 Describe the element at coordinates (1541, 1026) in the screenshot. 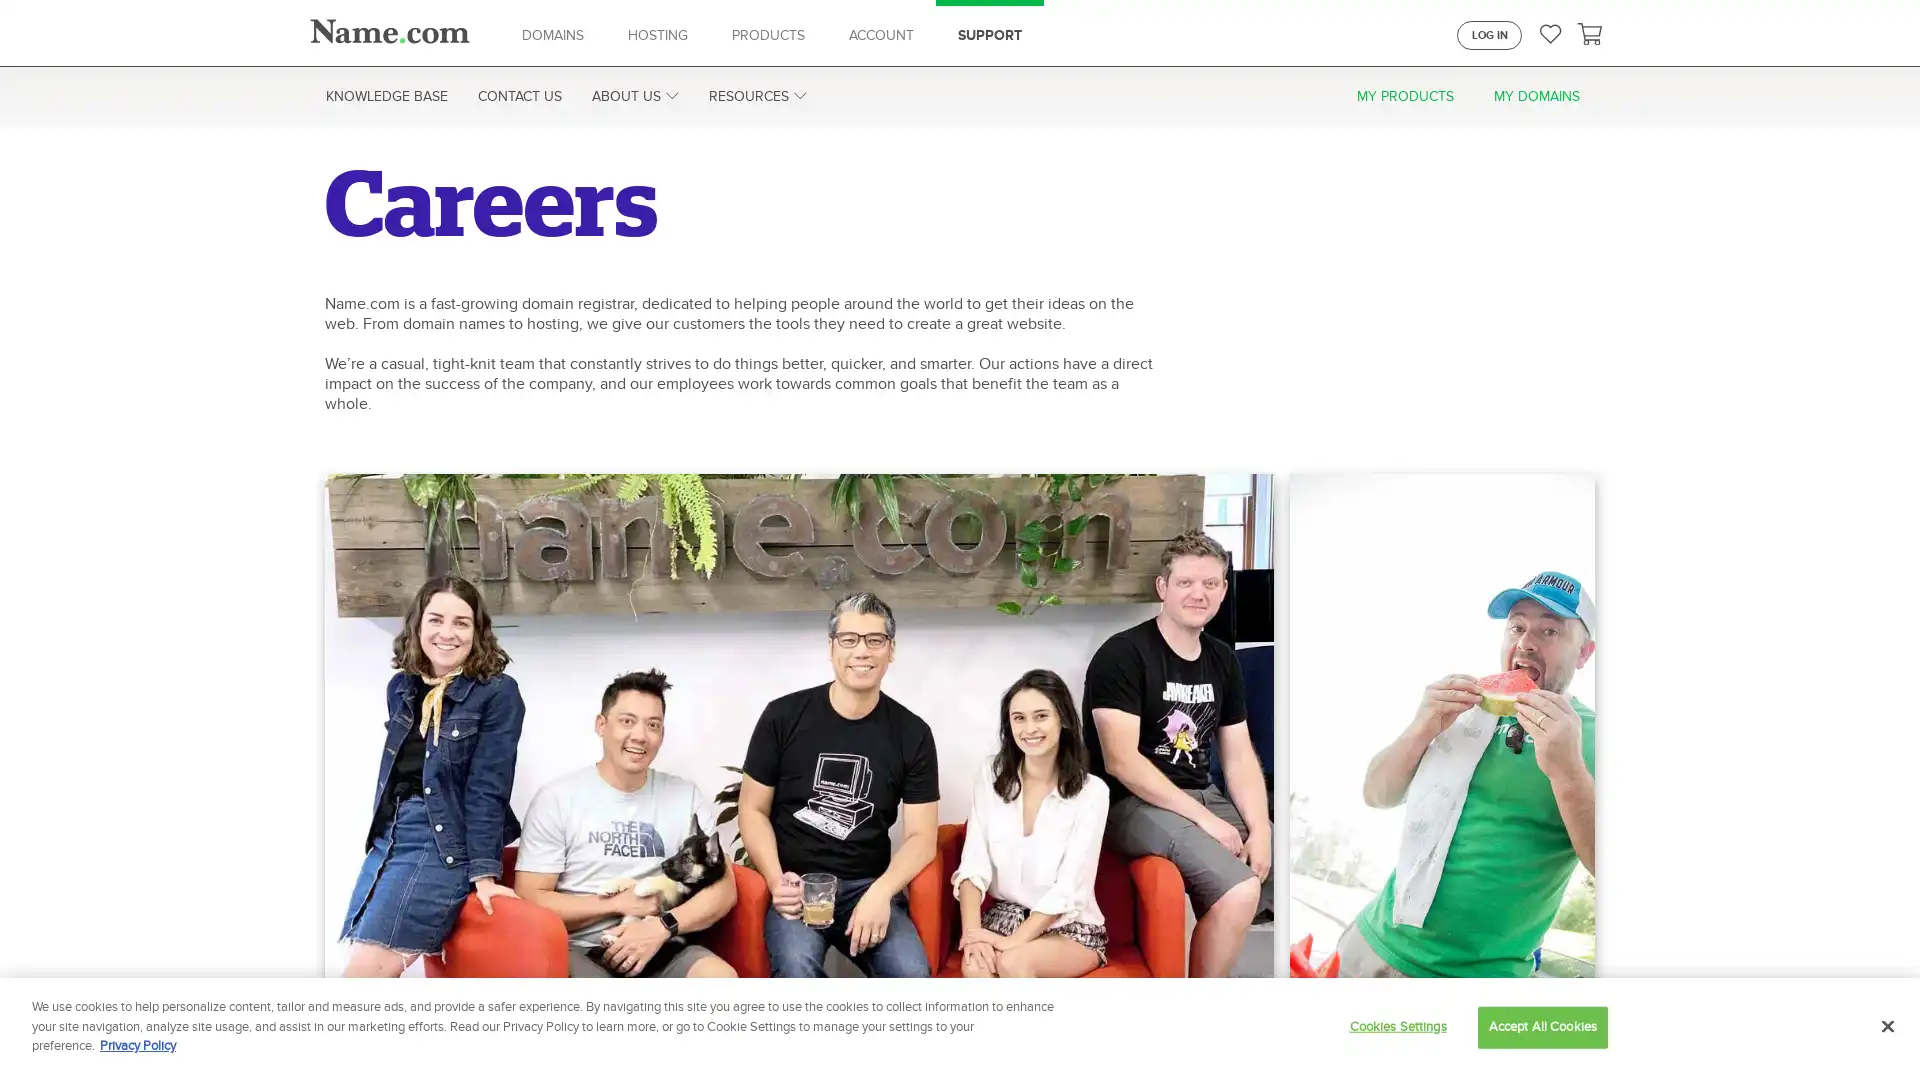

I see `Accept All Cookies` at that location.